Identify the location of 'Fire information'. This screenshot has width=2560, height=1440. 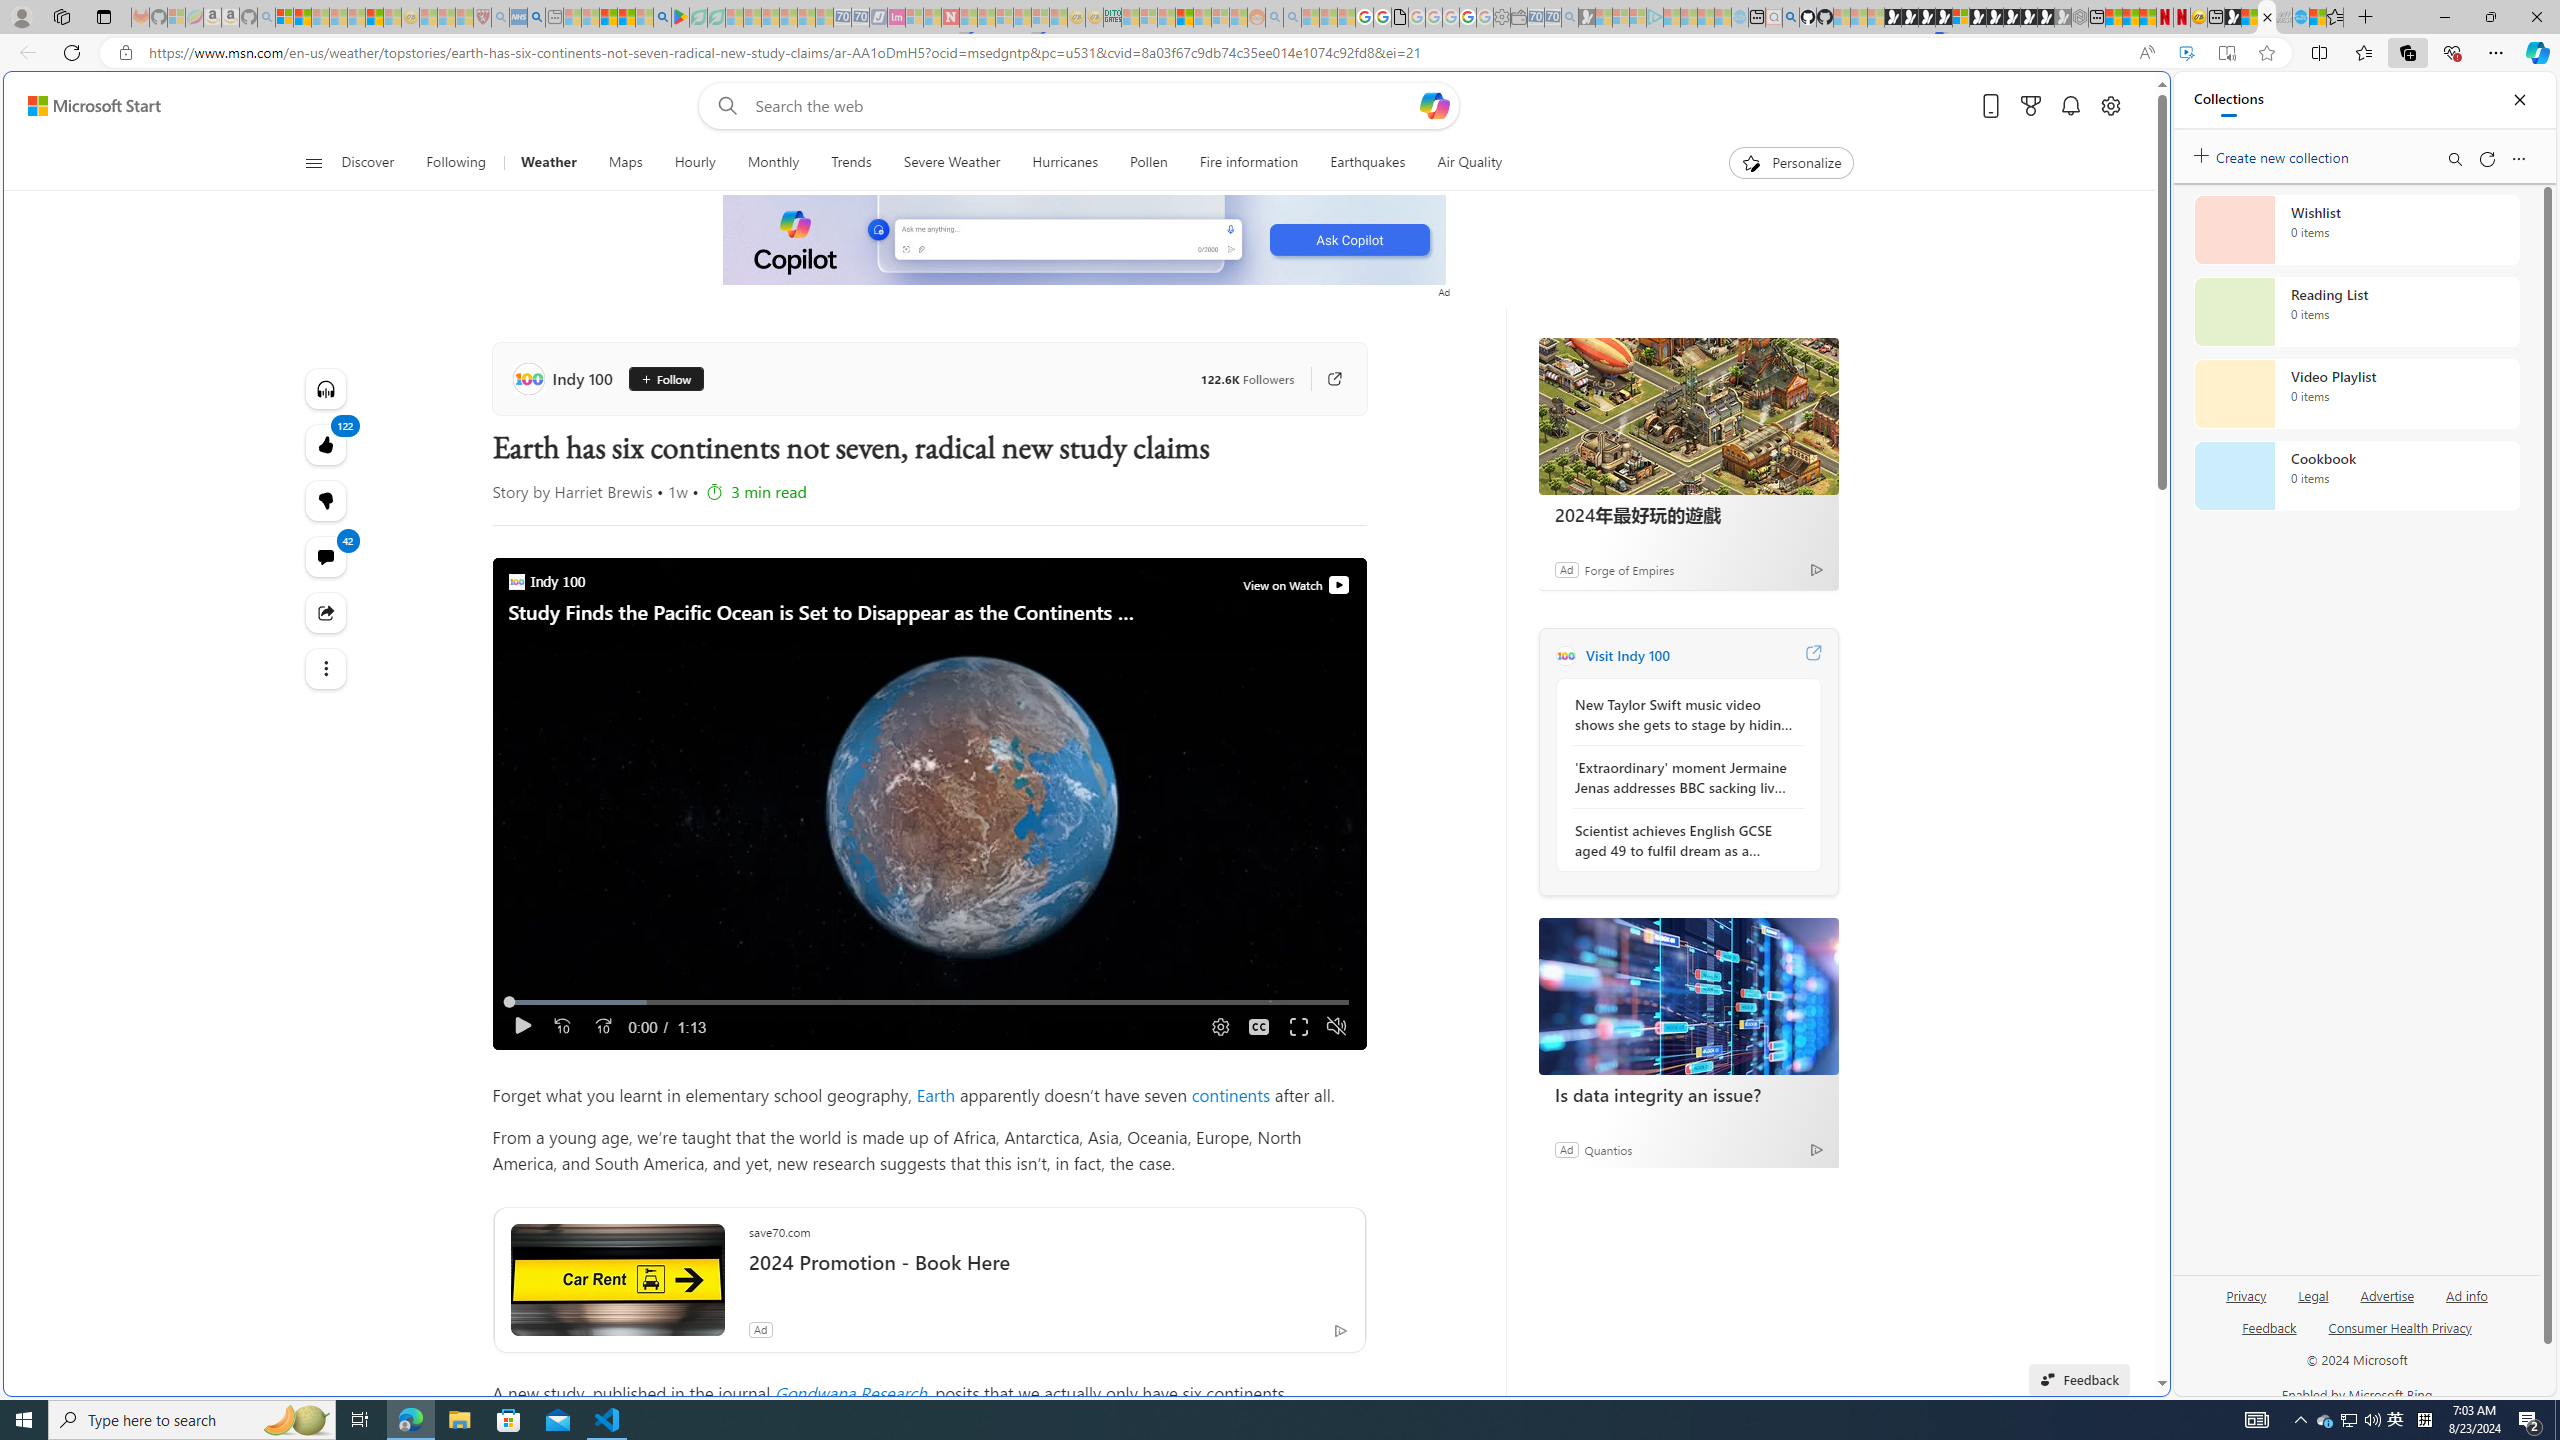
(1248, 162).